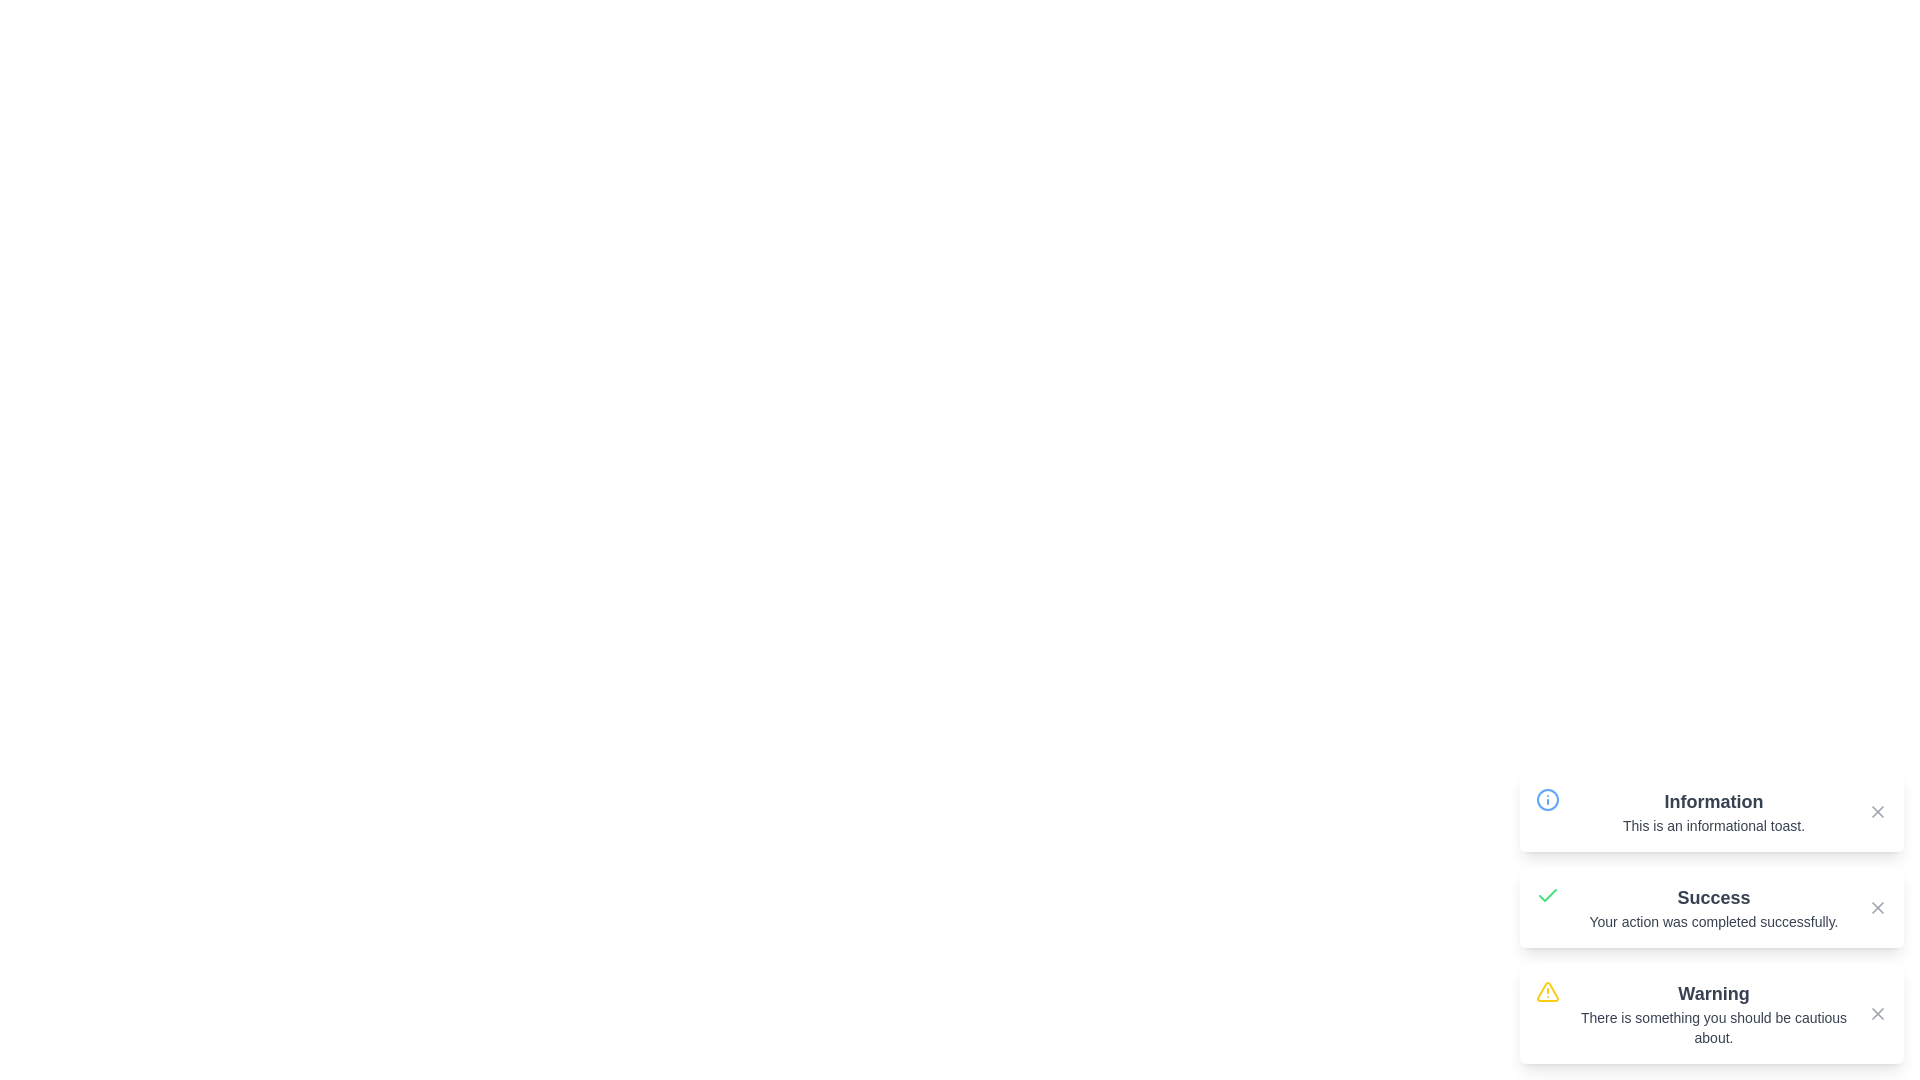 This screenshot has height=1080, width=1920. Describe the element at coordinates (1547, 798) in the screenshot. I see `the informational notification icon located at the top-left corner of the toast notifications stack` at that location.